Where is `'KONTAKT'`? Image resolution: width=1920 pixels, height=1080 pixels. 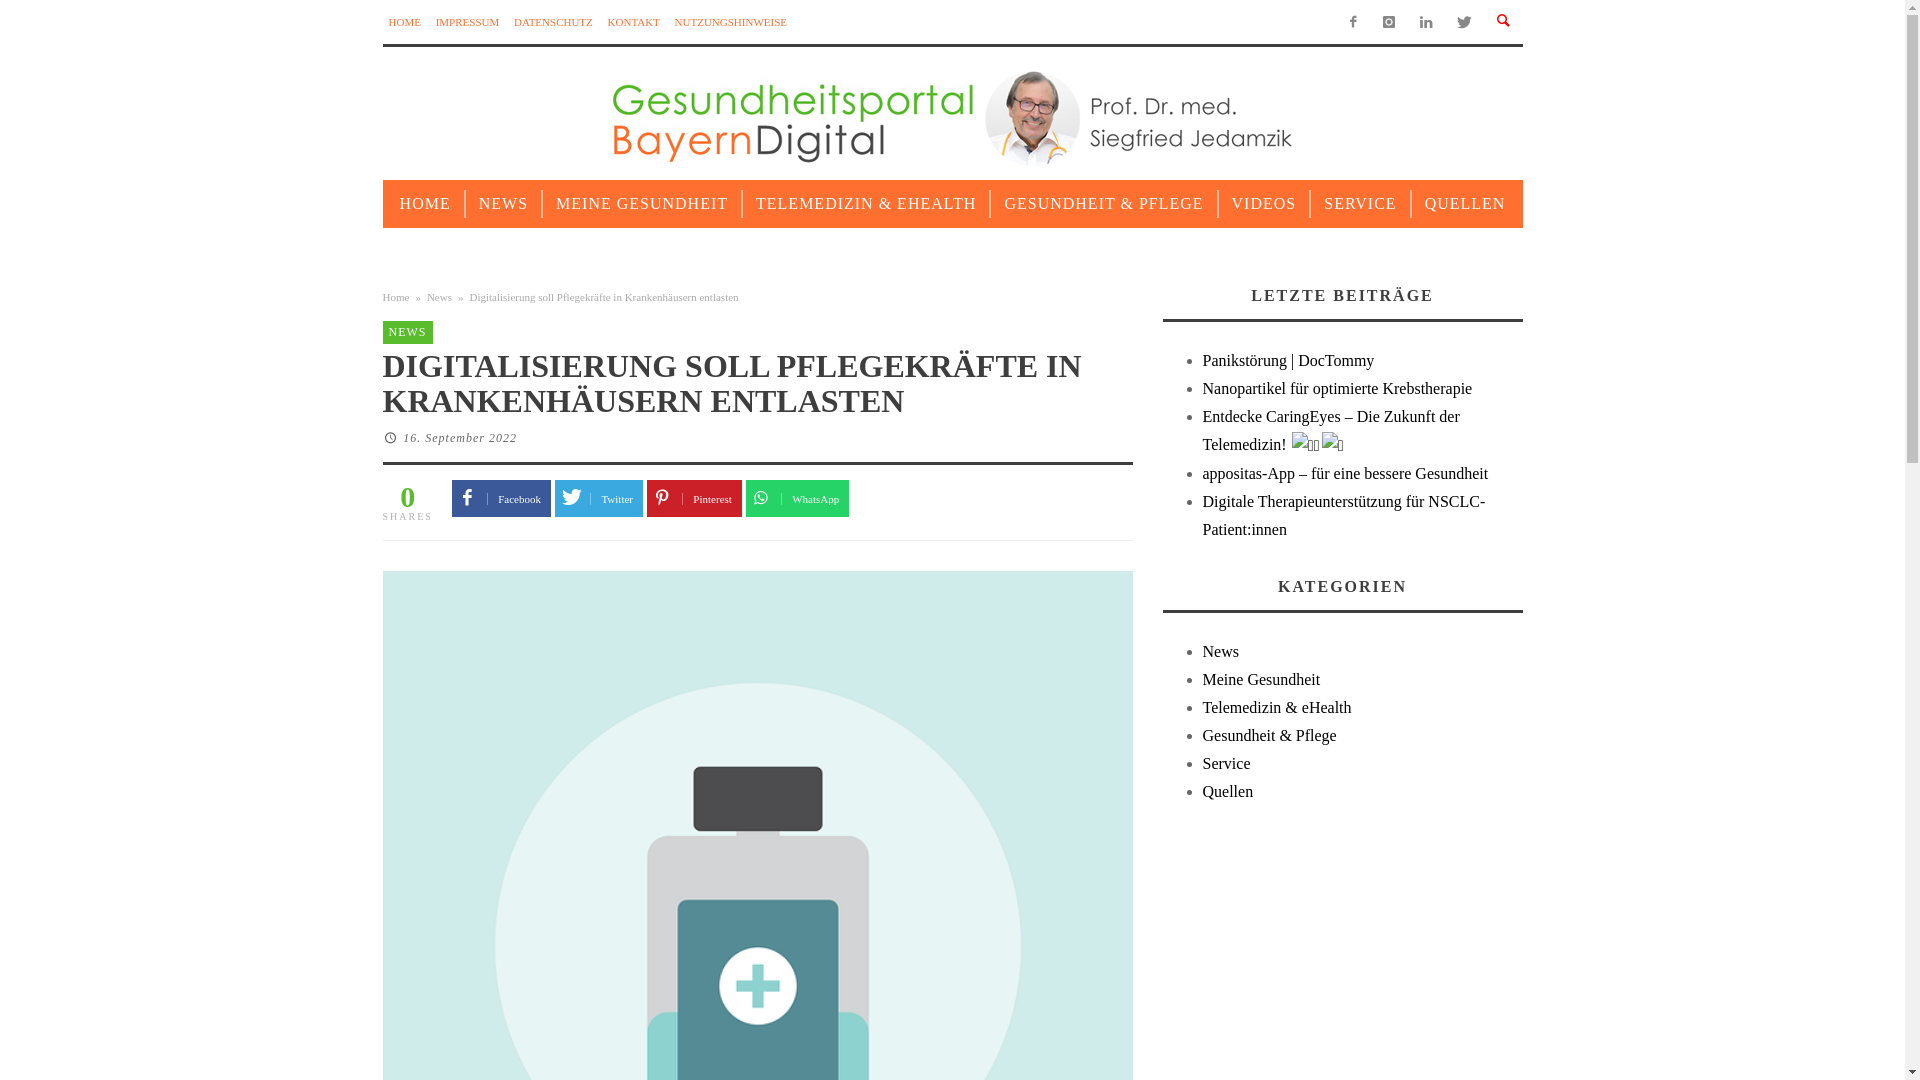 'KONTAKT' is located at coordinates (632, 22).